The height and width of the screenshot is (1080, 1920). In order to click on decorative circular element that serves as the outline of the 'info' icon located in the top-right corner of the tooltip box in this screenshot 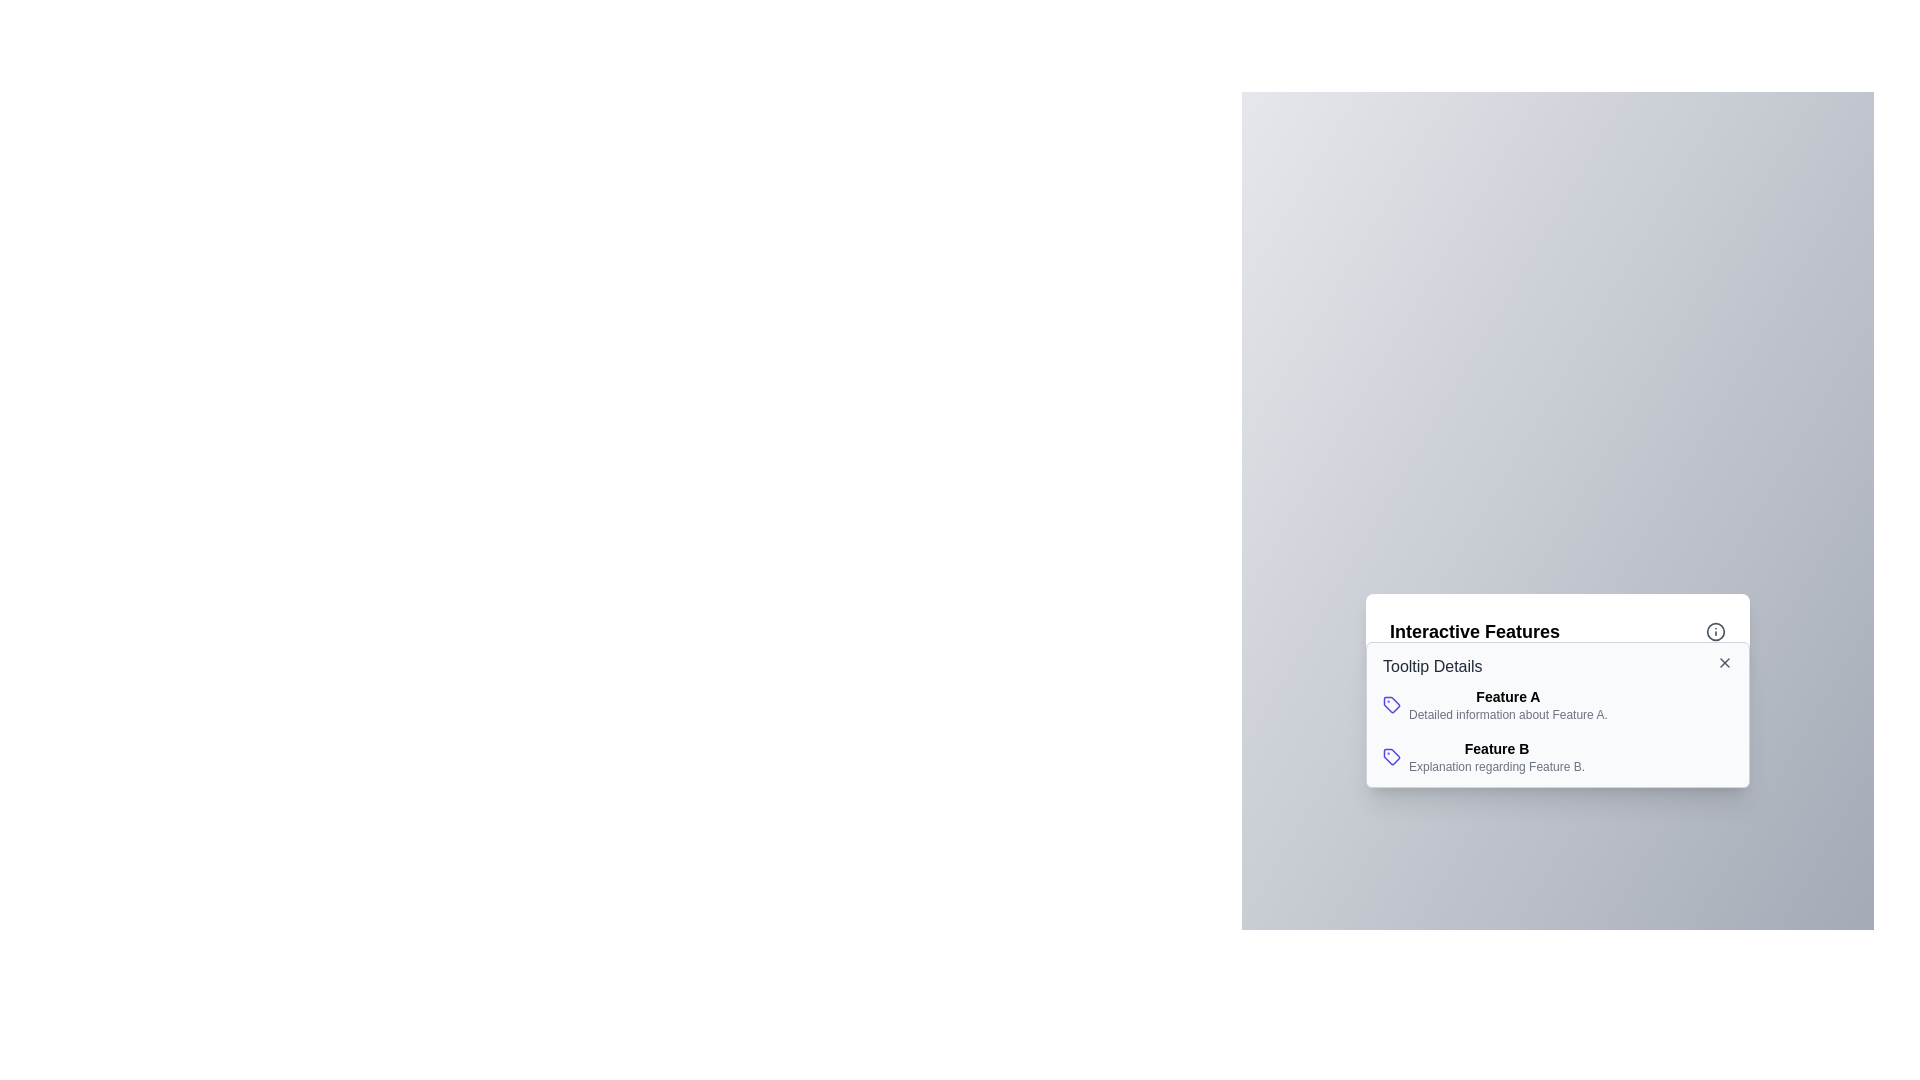, I will do `click(1715, 632)`.